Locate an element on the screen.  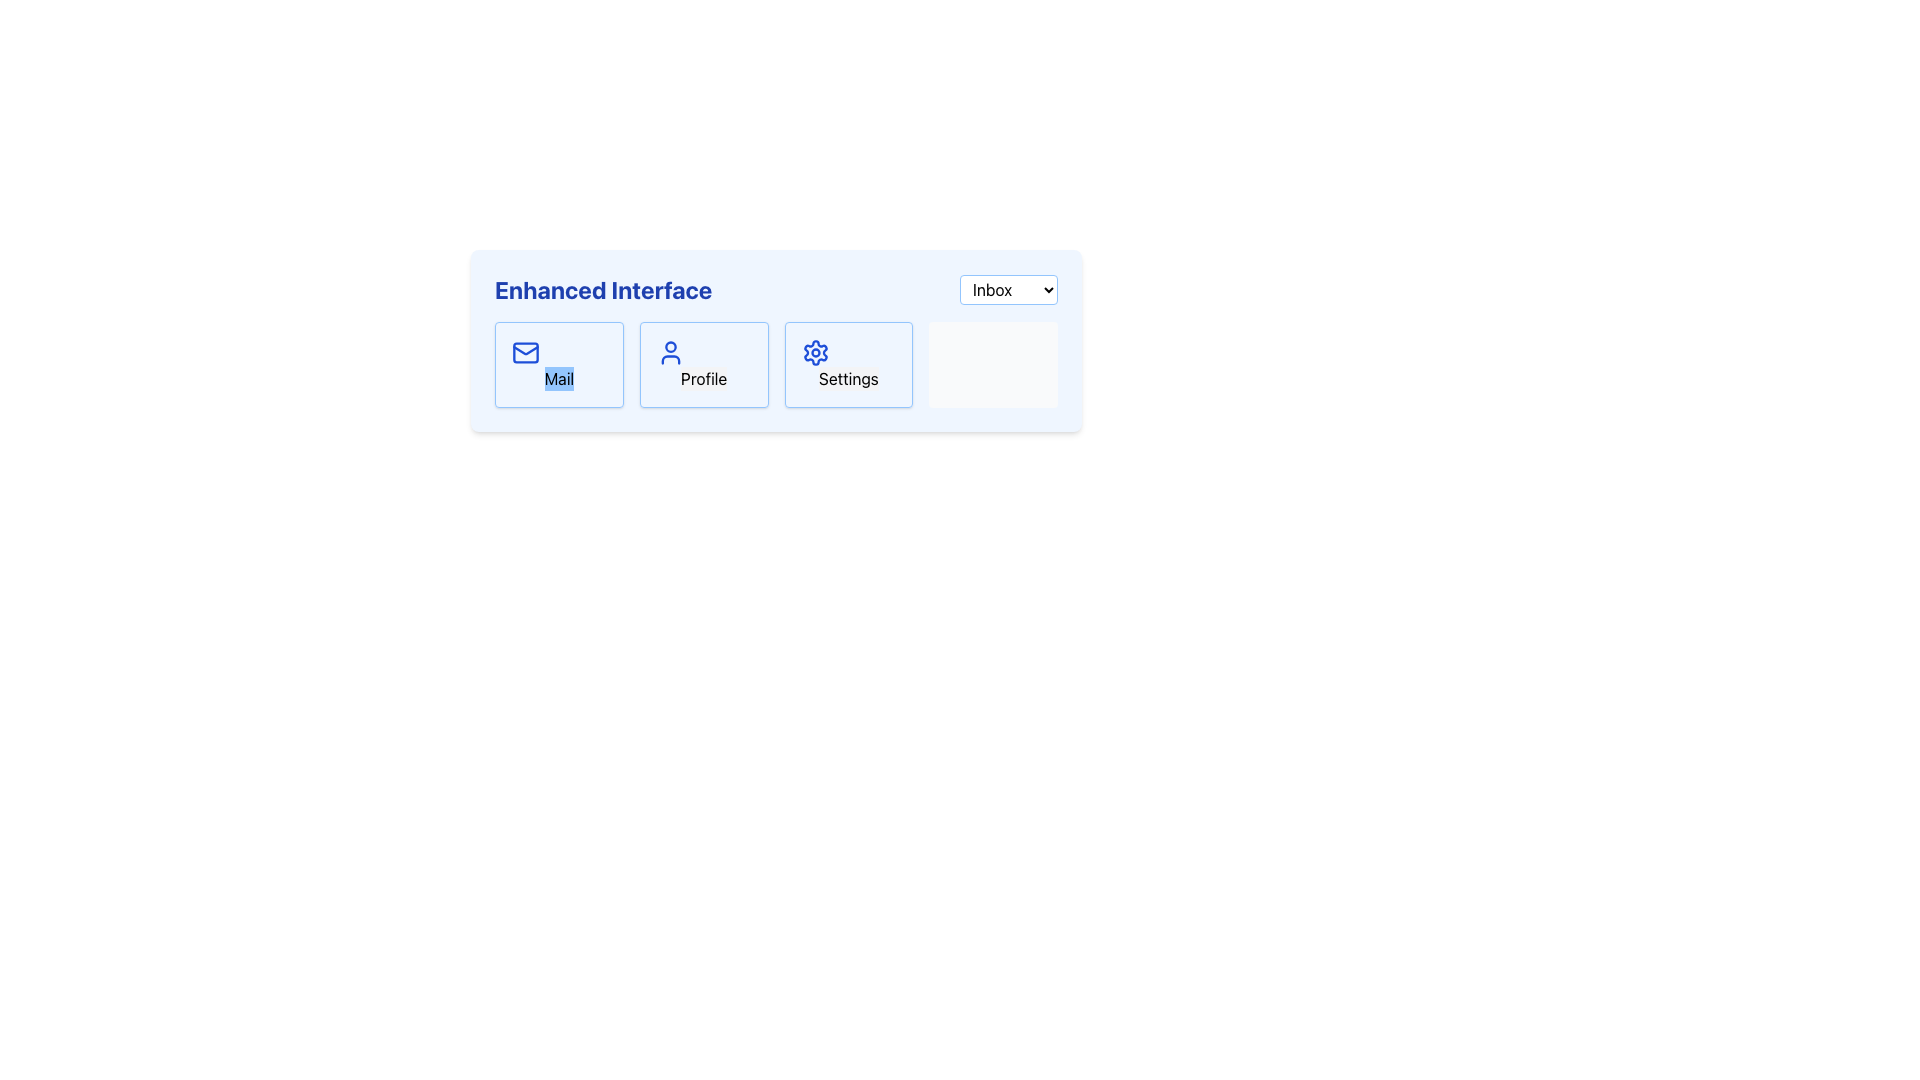
the 'Profile' button is located at coordinates (704, 378).